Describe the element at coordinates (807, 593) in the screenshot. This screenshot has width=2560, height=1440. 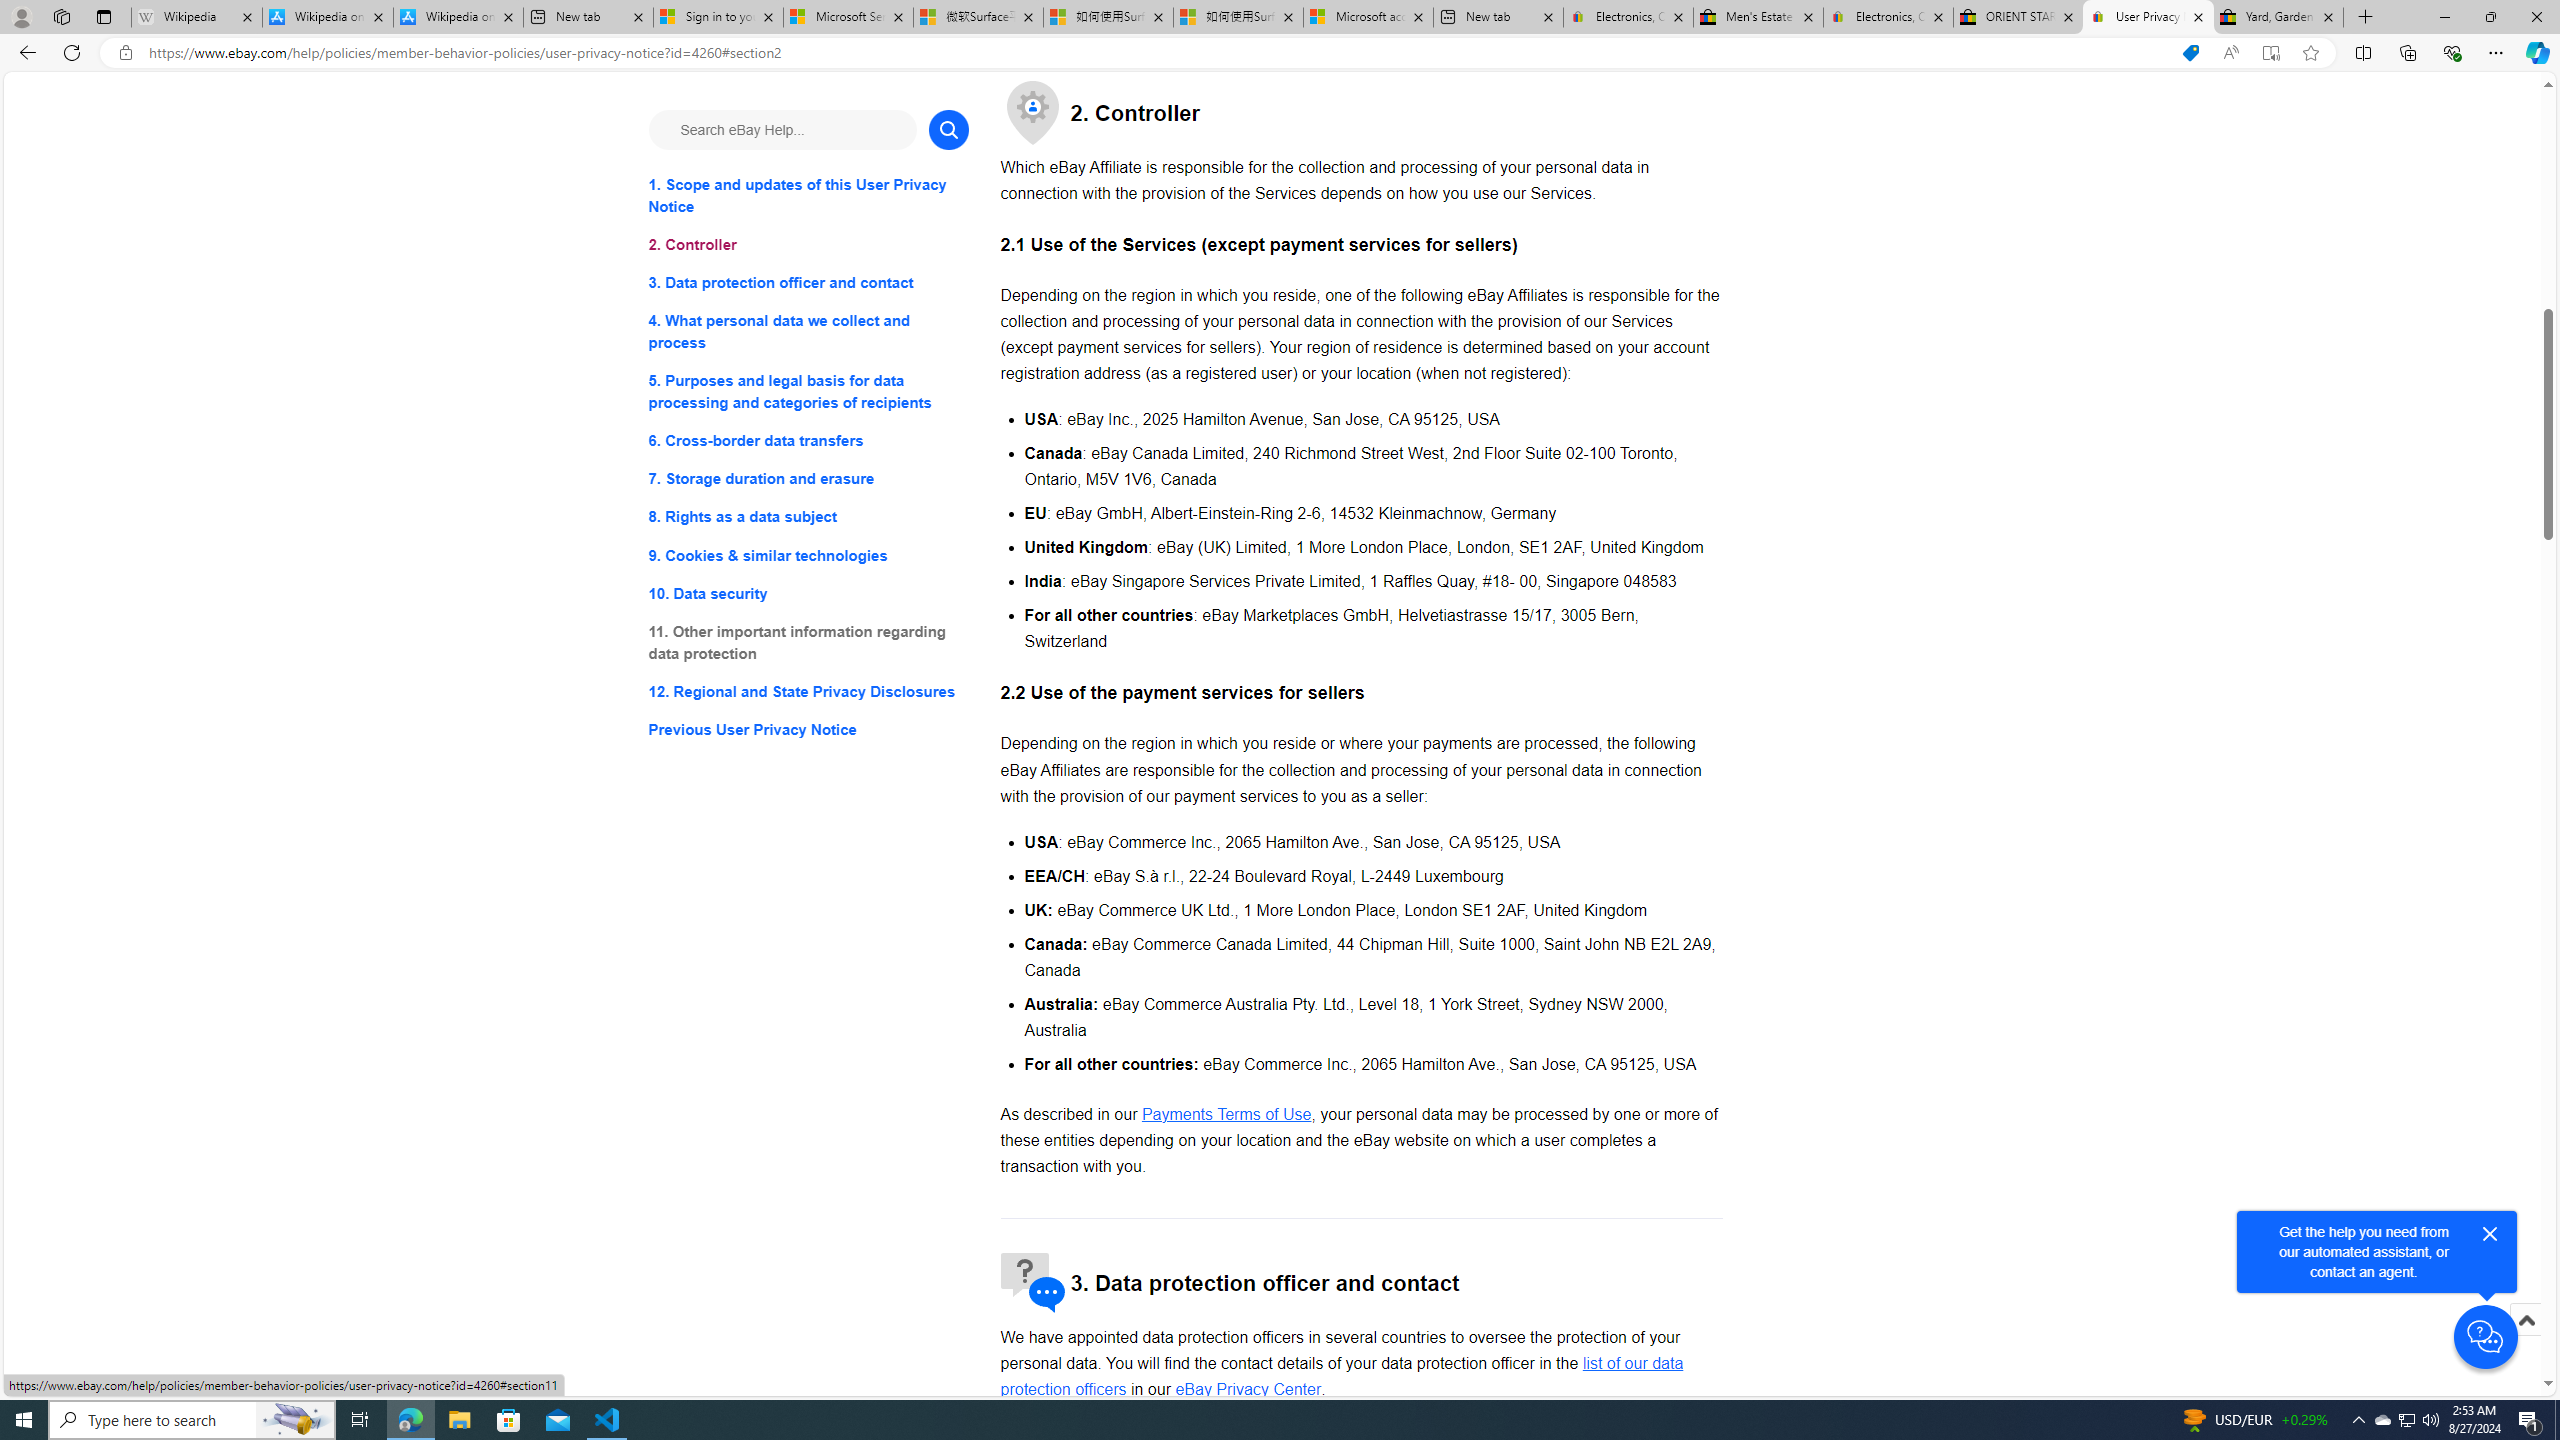
I see `'10. Data security'` at that location.